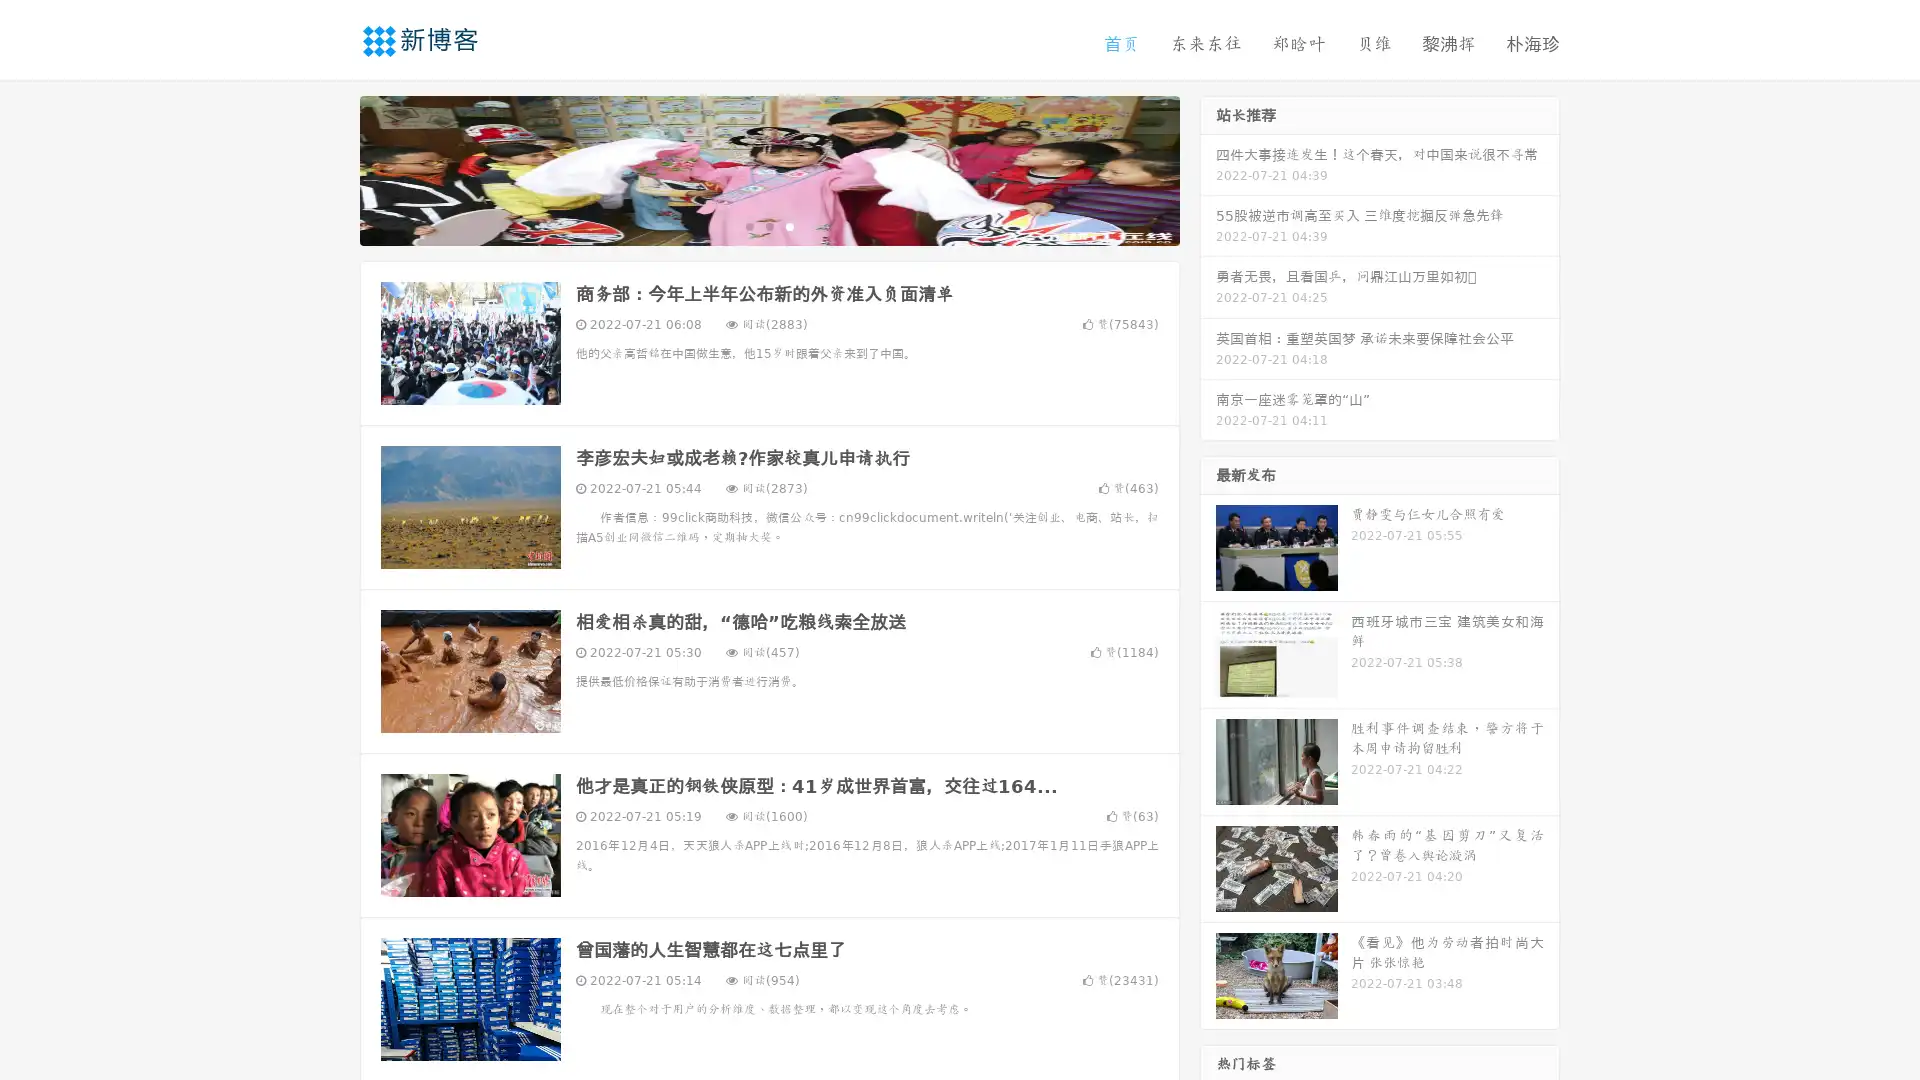 The width and height of the screenshot is (1920, 1080). What do you see at coordinates (330, 168) in the screenshot?
I see `Previous slide` at bounding box center [330, 168].